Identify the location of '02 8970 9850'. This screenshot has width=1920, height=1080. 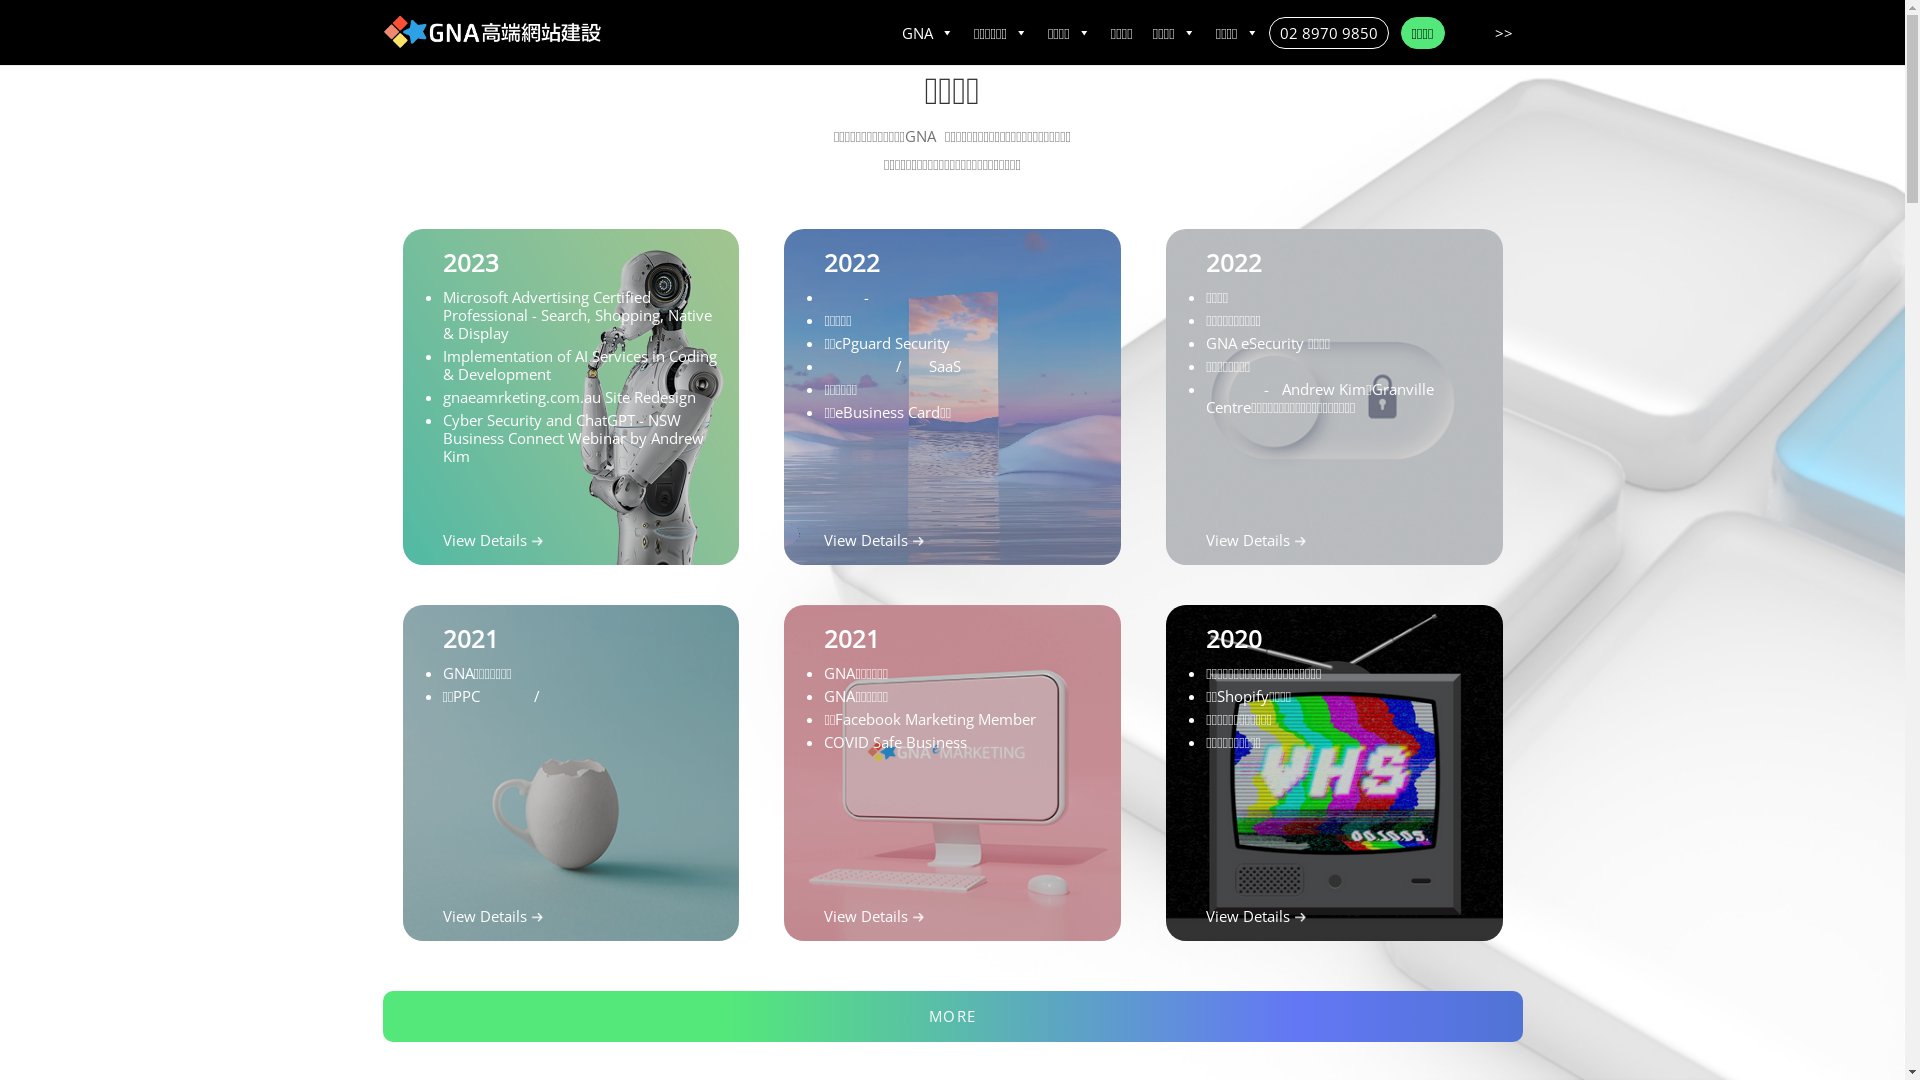
(1329, 33).